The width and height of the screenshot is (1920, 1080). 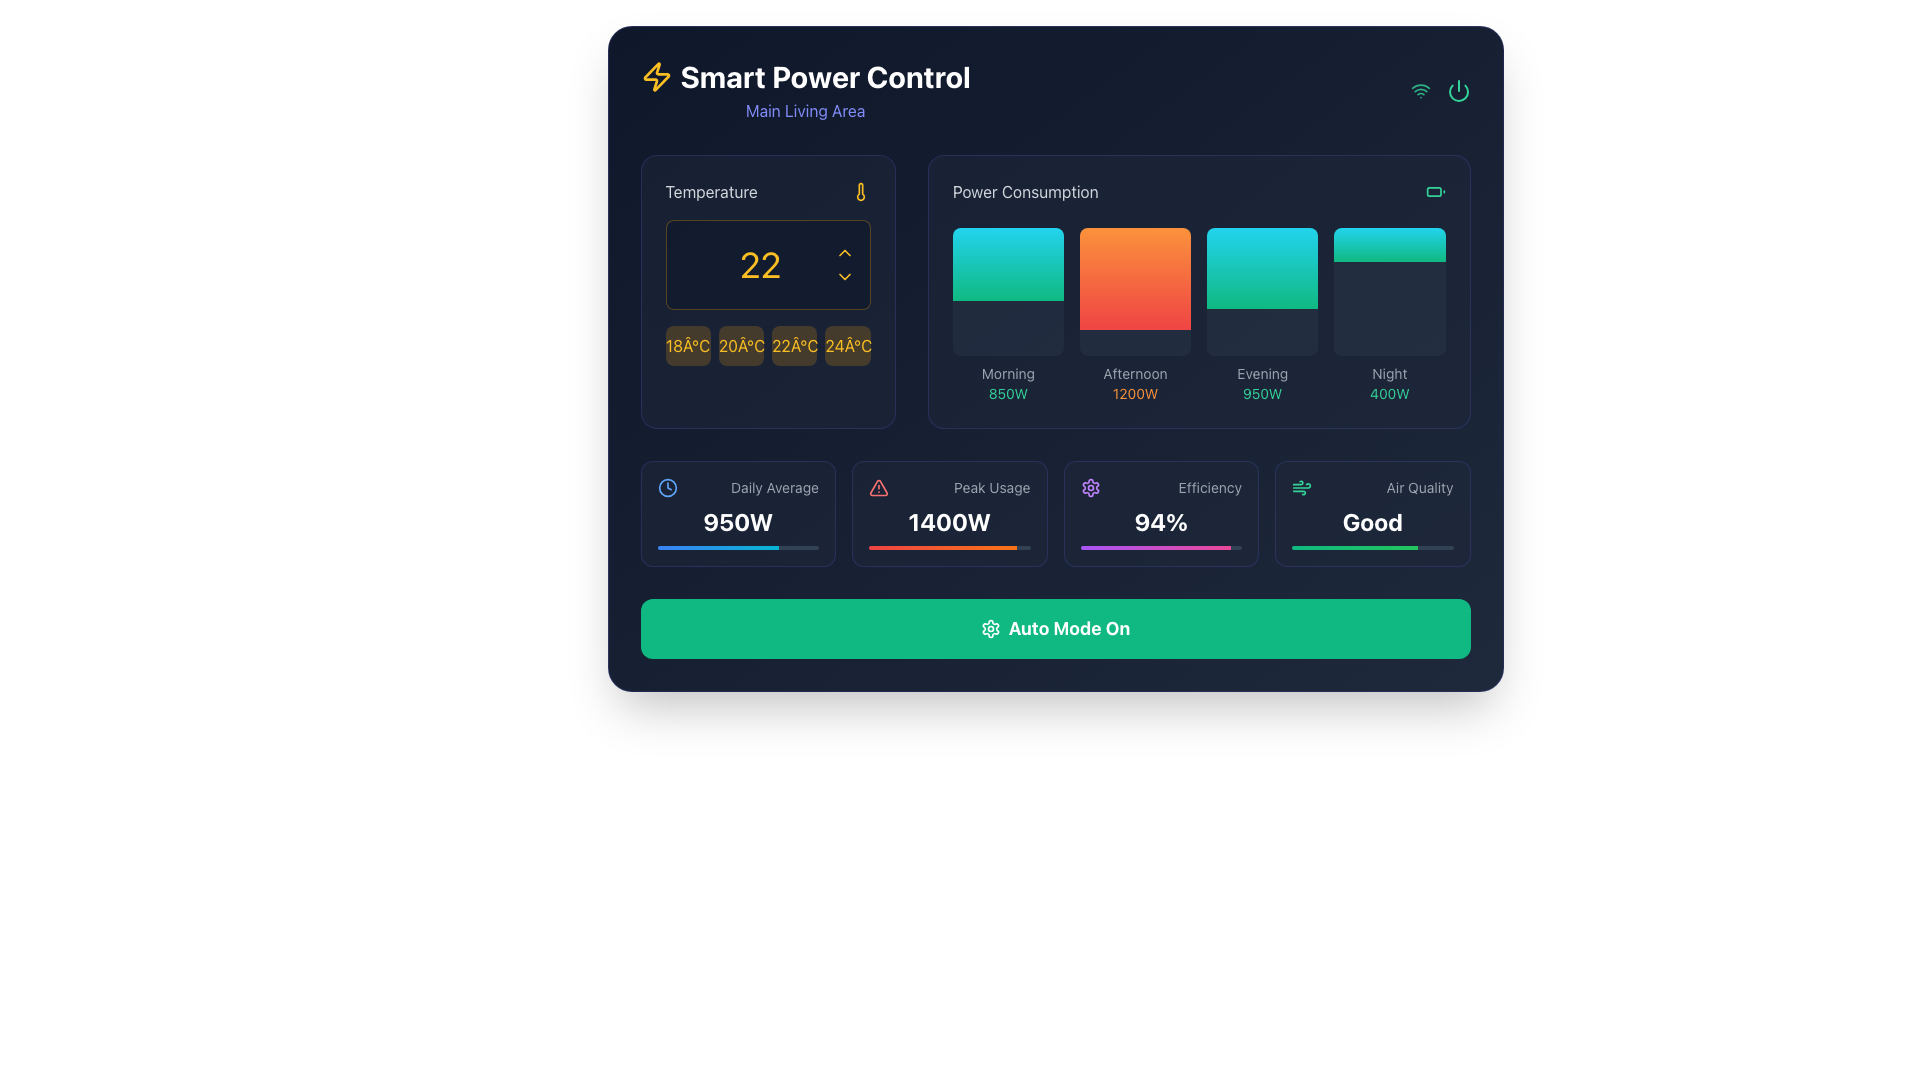 What do you see at coordinates (948, 520) in the screenshot?
I see `the text display that shows the peak power consumption in watts, which is centrally located in the 'Peak Usage' section, next to a warning icon and below the label 'Peak Usage'` at bounding box center [948, 520].